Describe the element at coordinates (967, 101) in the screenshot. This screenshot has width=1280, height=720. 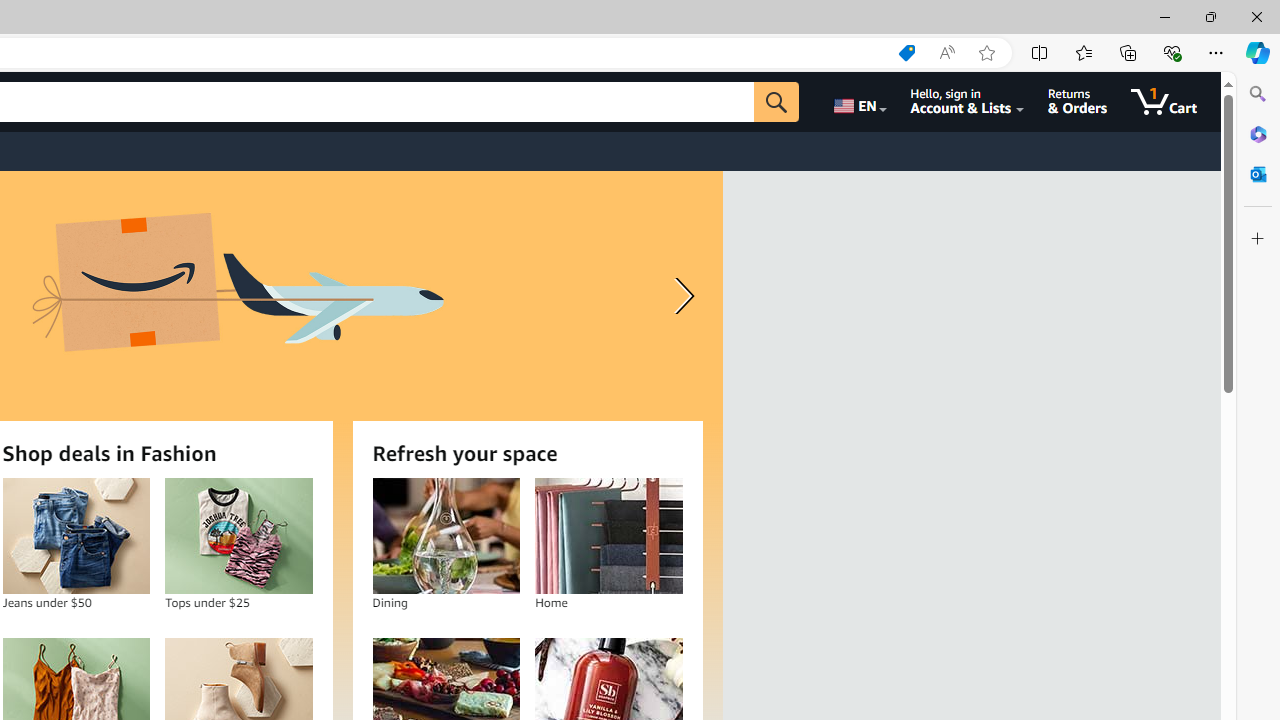
I see `'Hello, sign in Account & Lists'` at that location.